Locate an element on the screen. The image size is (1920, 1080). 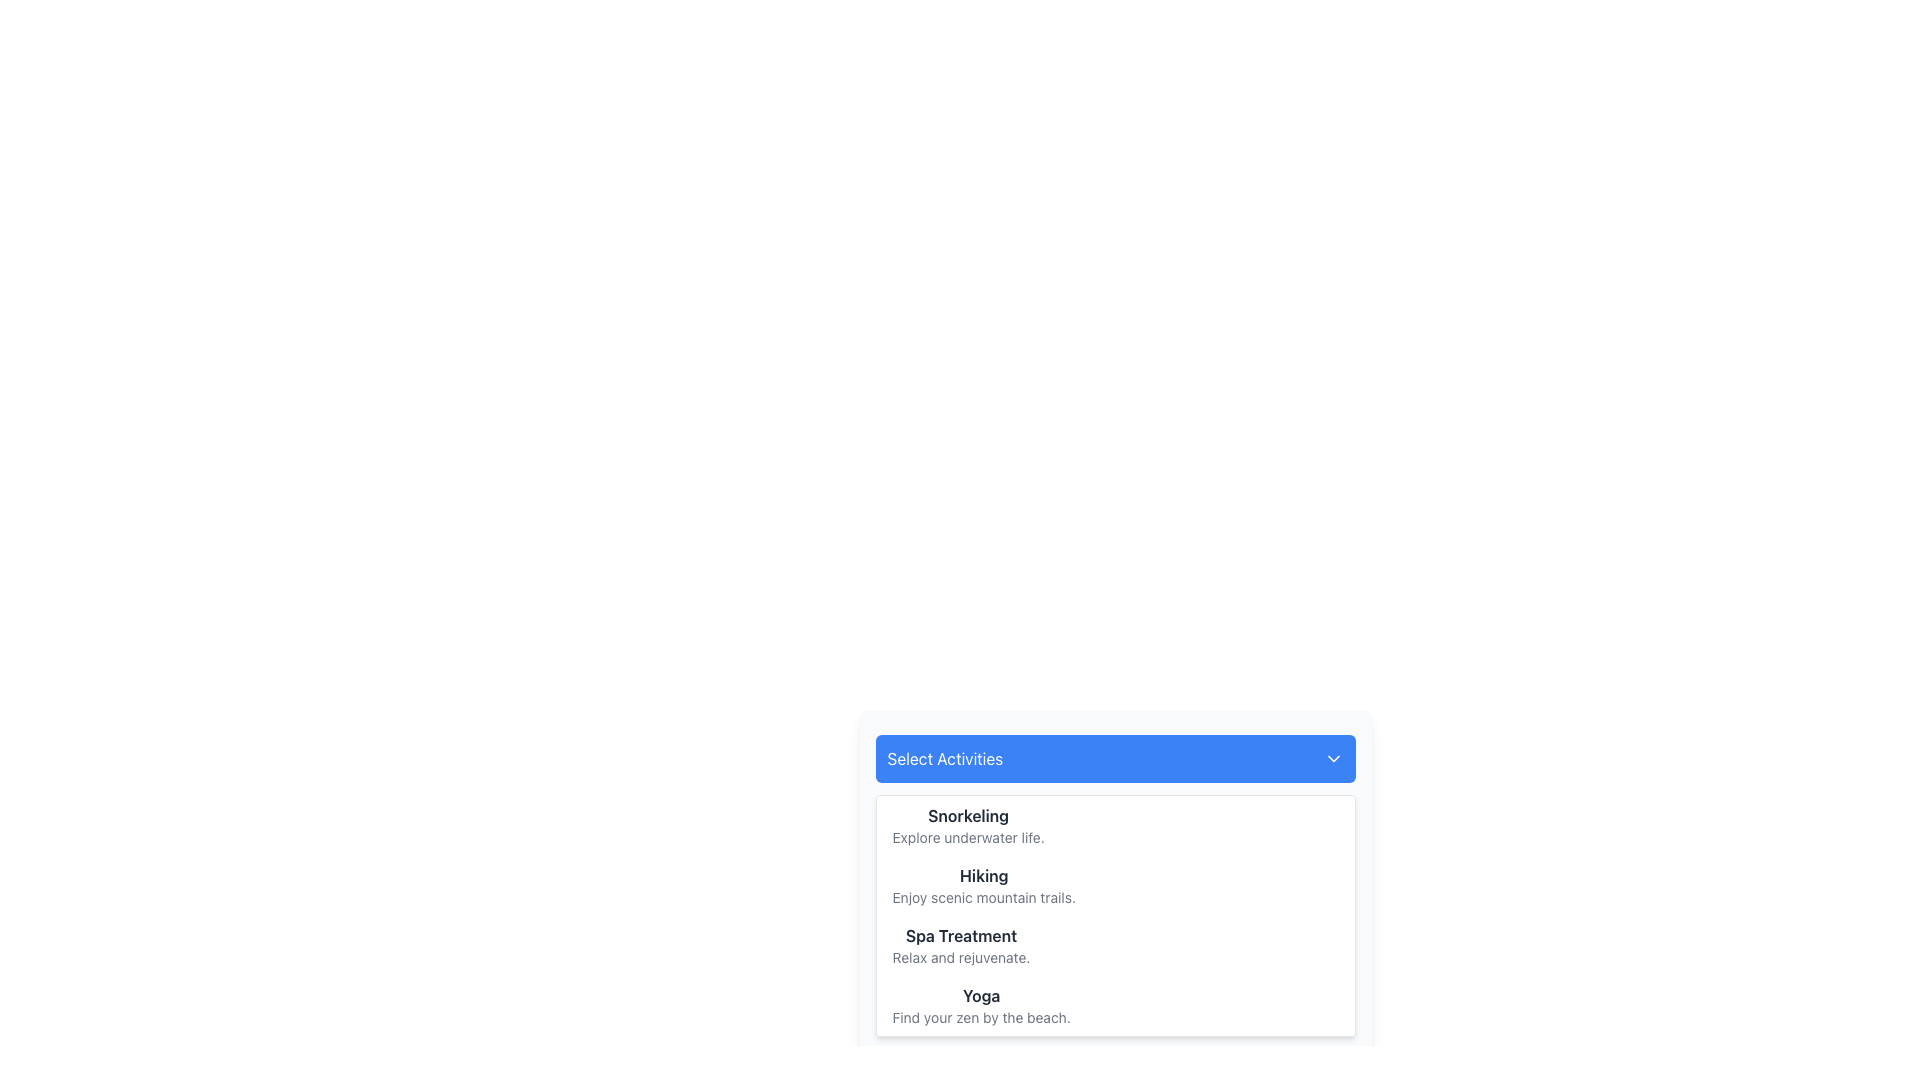
the static text that describes the 'Spa Treatment' option, located directly beneath the 'Spa Treatment' text in the dropdown list under 'Select Activities.' is located at coordinates (961, 956).